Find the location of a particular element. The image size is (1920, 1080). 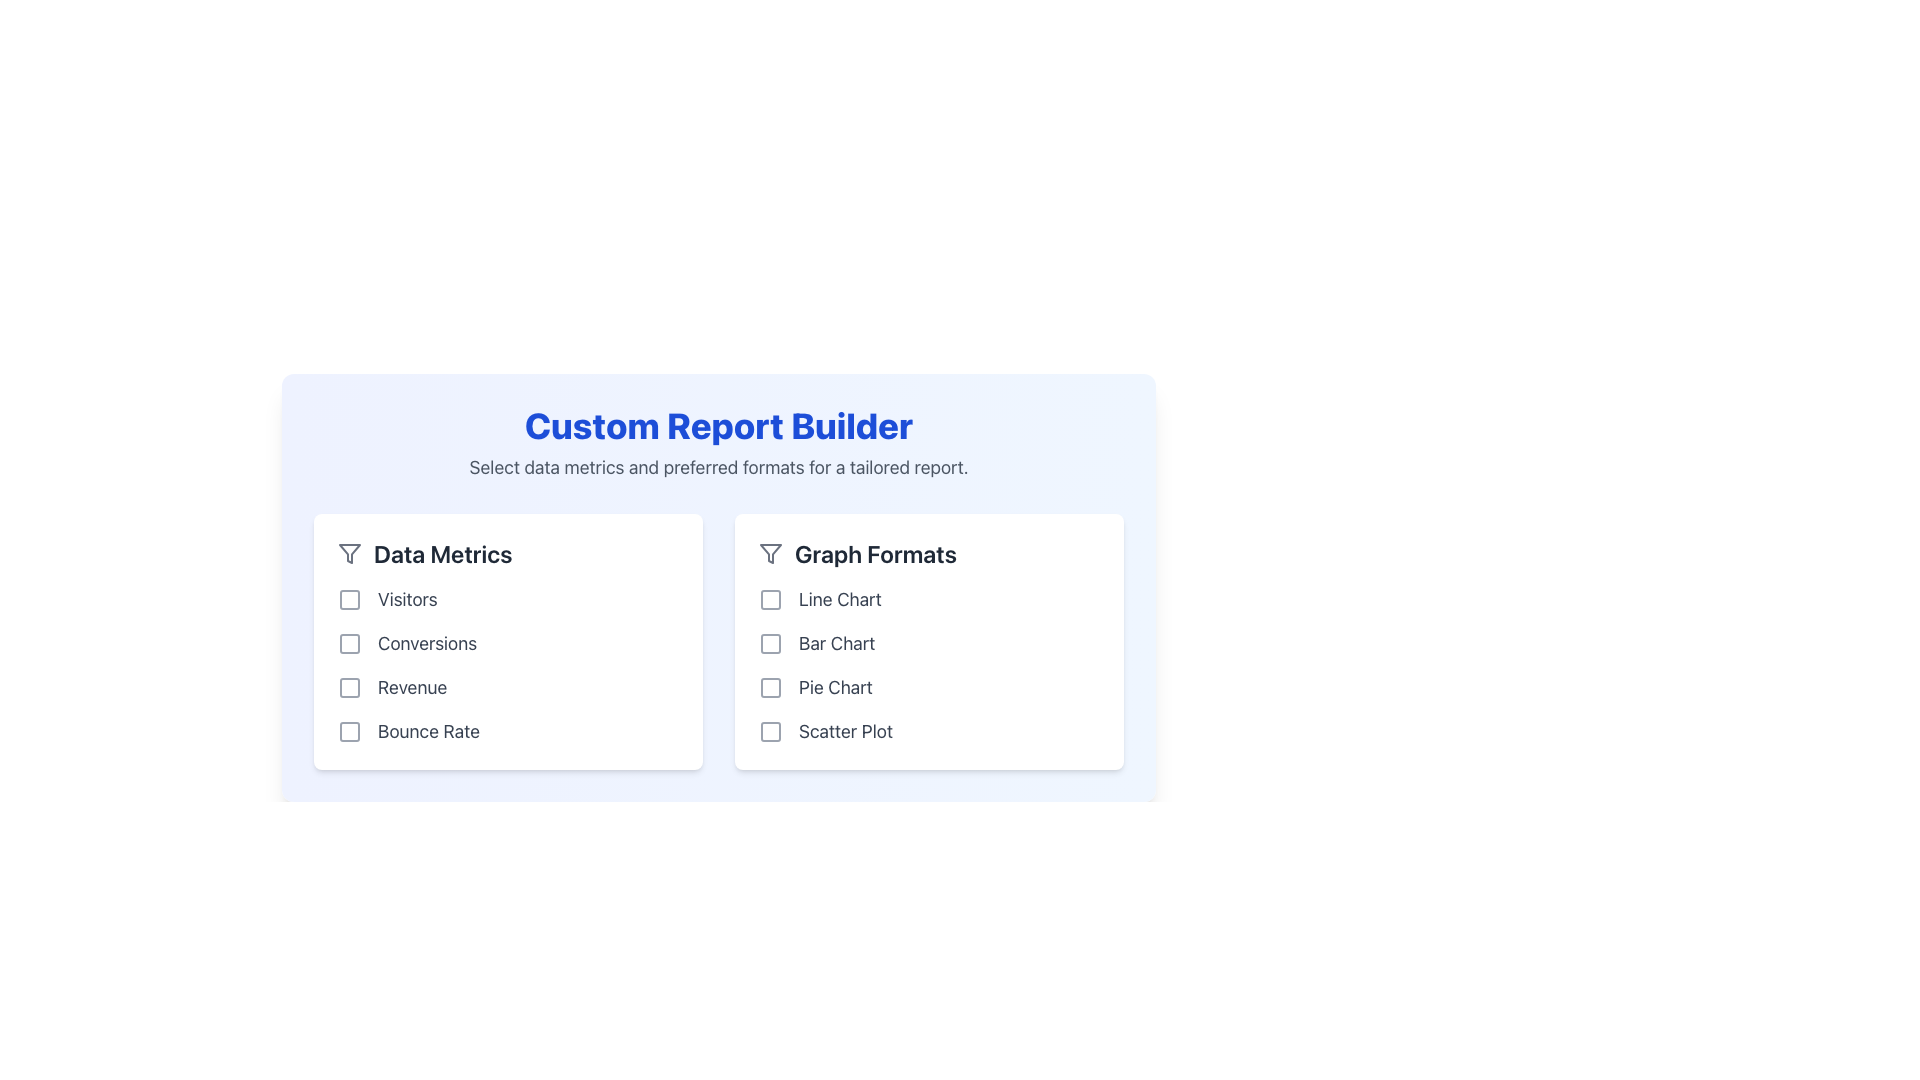

the checkbox icon located in the 'Graph Formats' section is located at coordinates (770, 686).